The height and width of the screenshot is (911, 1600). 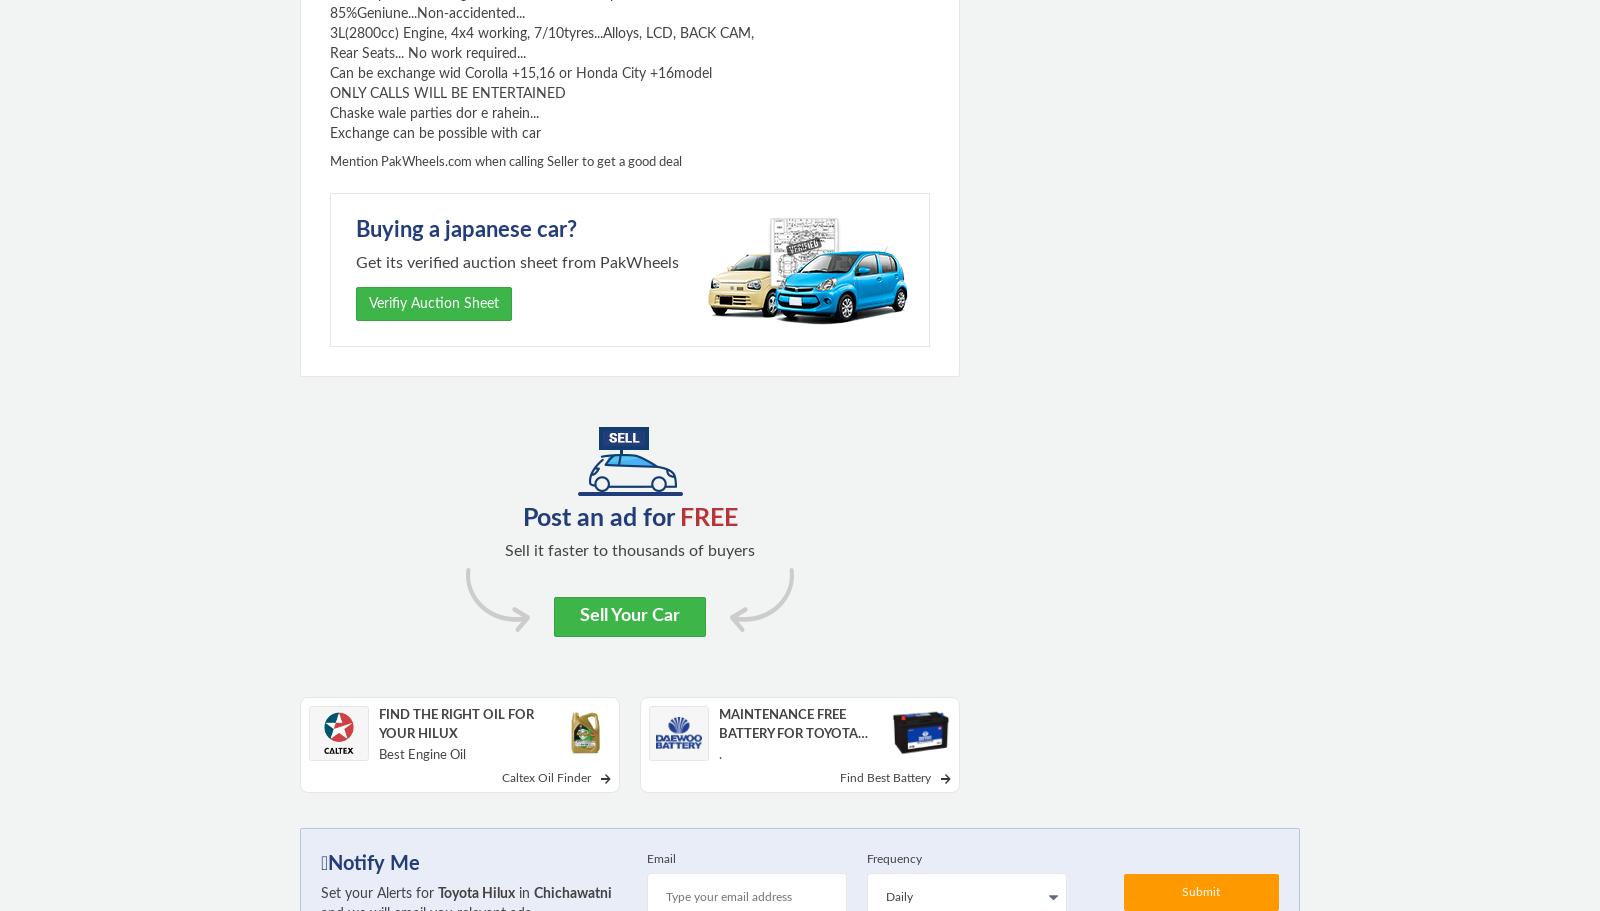 I want to click on 'Chaske wale parties dor e rahein...', so click(x=433, y=112).